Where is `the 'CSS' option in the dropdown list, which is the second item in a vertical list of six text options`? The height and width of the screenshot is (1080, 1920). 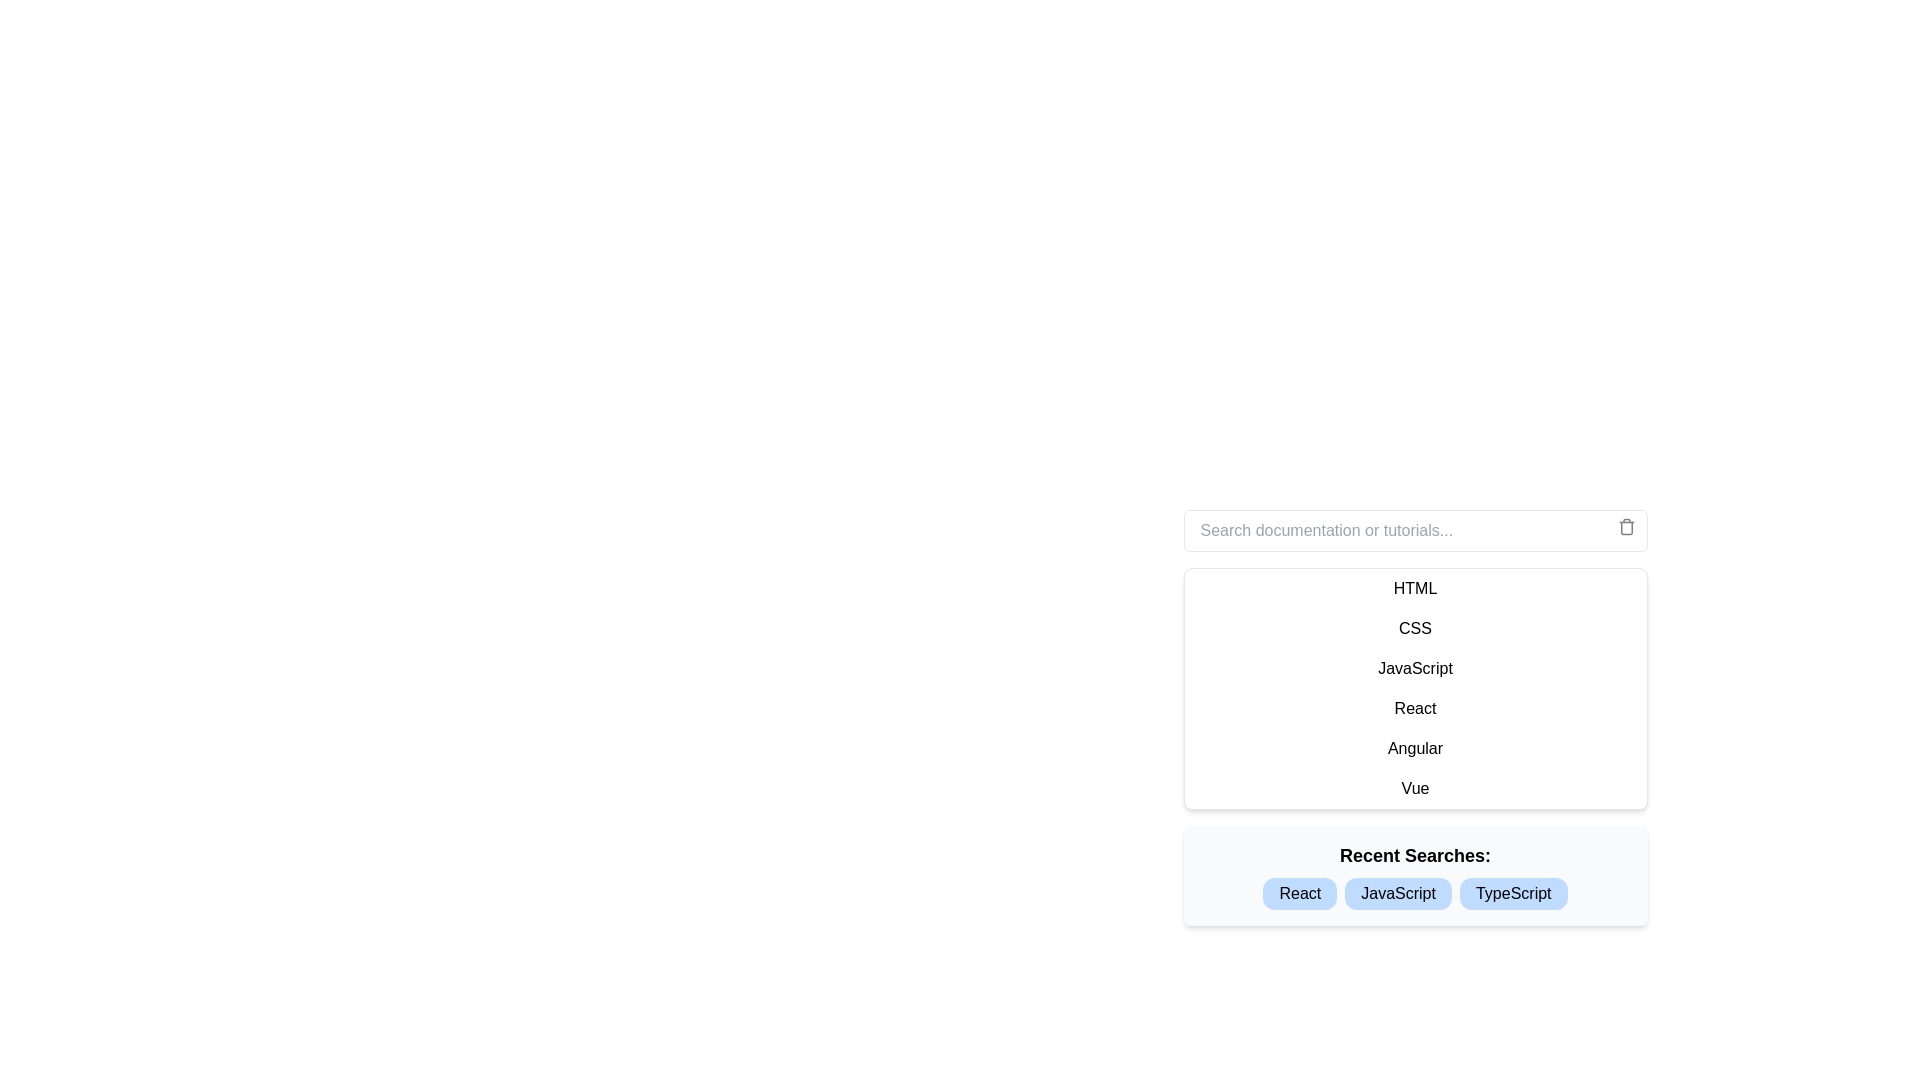 the 'CSS' option in the dropdown list, which is the second item in a vertical list of six text options is located at coordinates (1414, 627).